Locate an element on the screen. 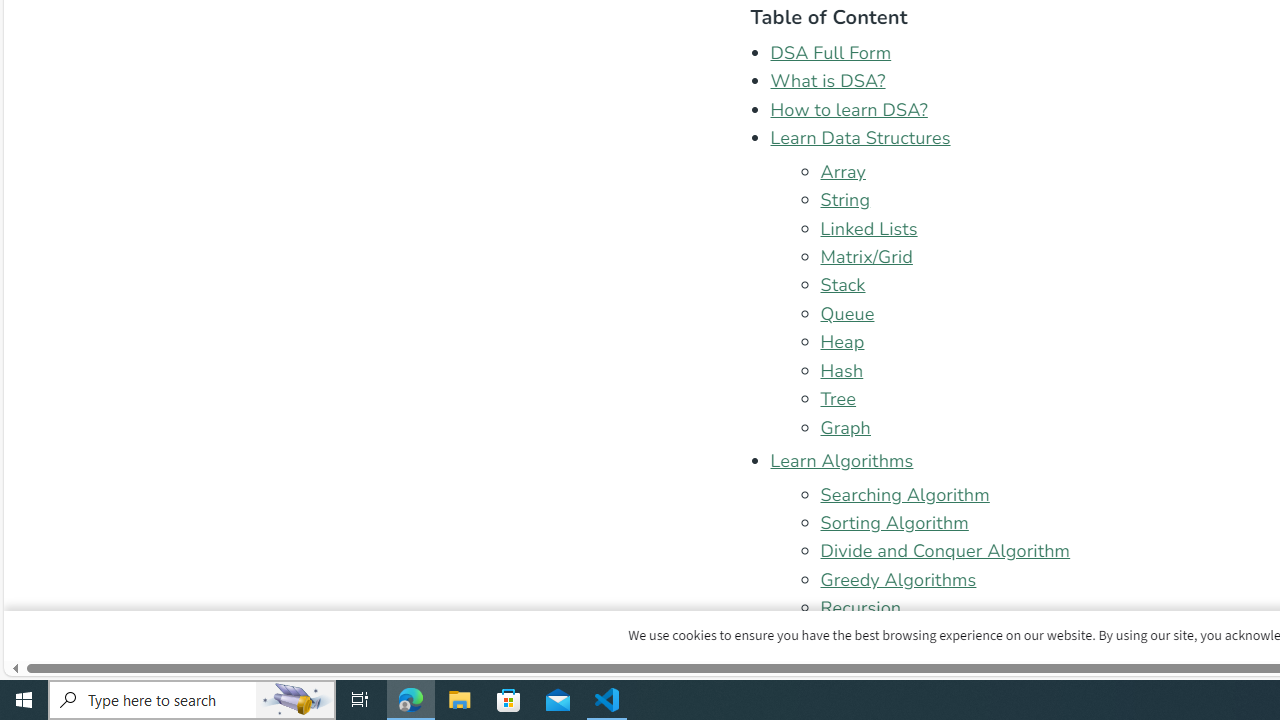 The height and width of the screenshot is (720, 1280). 'Greedy Algorithms' is located at coordinates (897, 579).